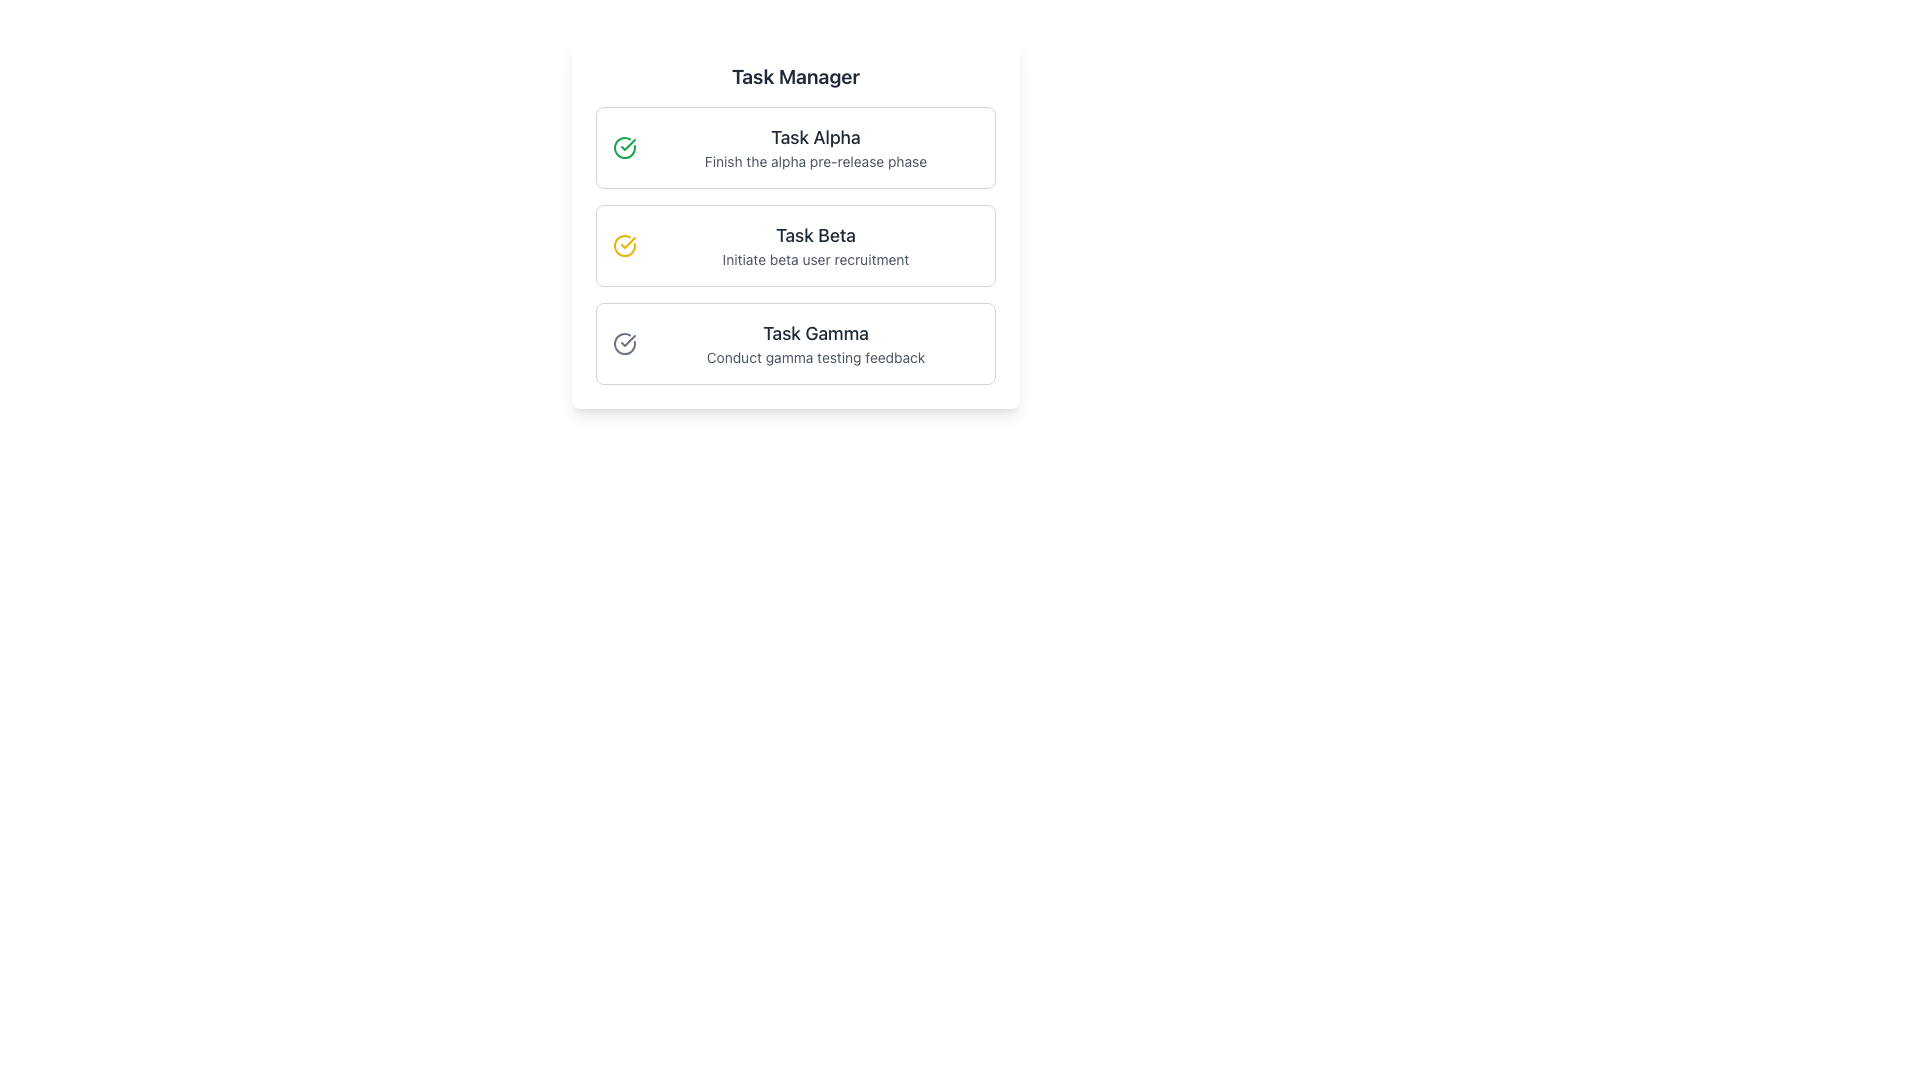 Image resolution: width=1920 pixels, height=1080 pixels. What do you see at coordinates (816, 333) in the screenshot?
I see `the 'Task Gamma' text label` at bounding box center [816, 333].